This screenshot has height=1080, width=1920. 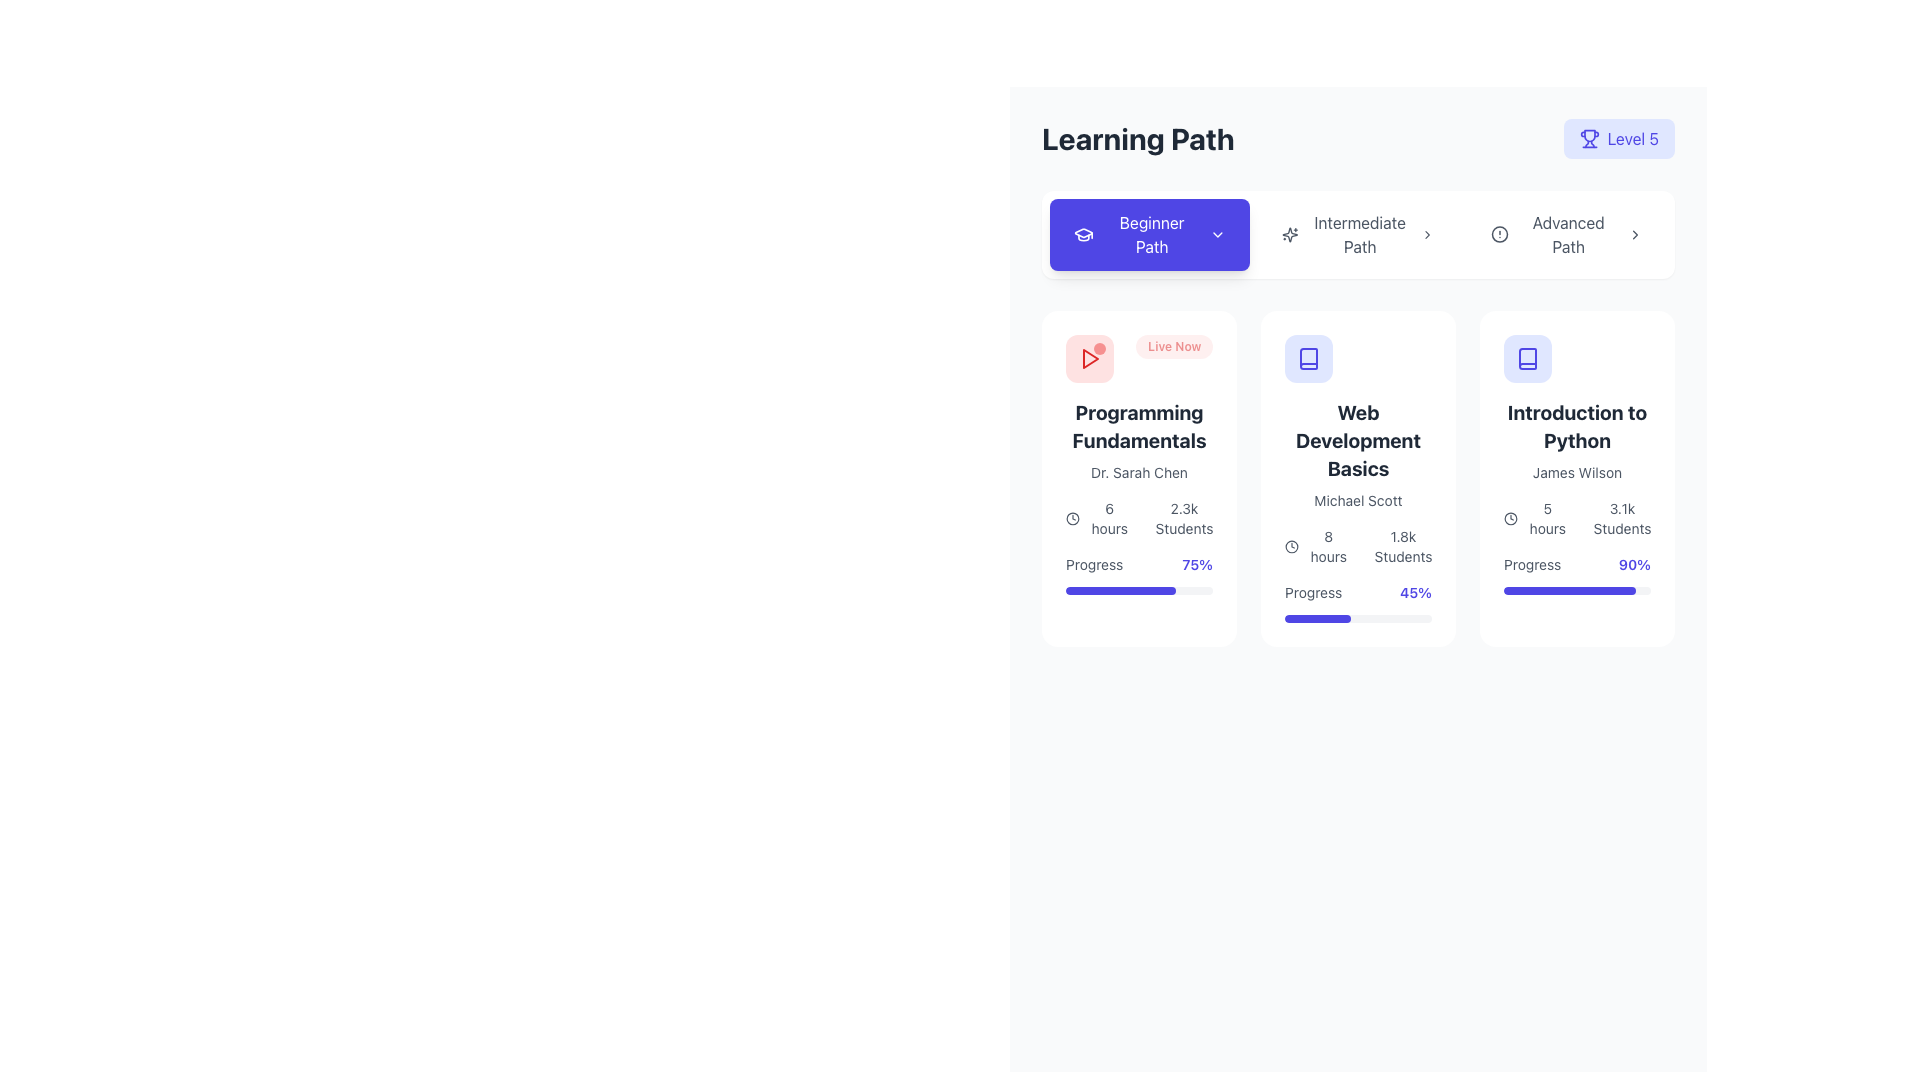 I want to click on the Progress Indicator element that displays 'Progress' on the left and '75%' on the right, located in the bottom section of the 'Programming Fundamentals' card, so click(x=1139, y=574).